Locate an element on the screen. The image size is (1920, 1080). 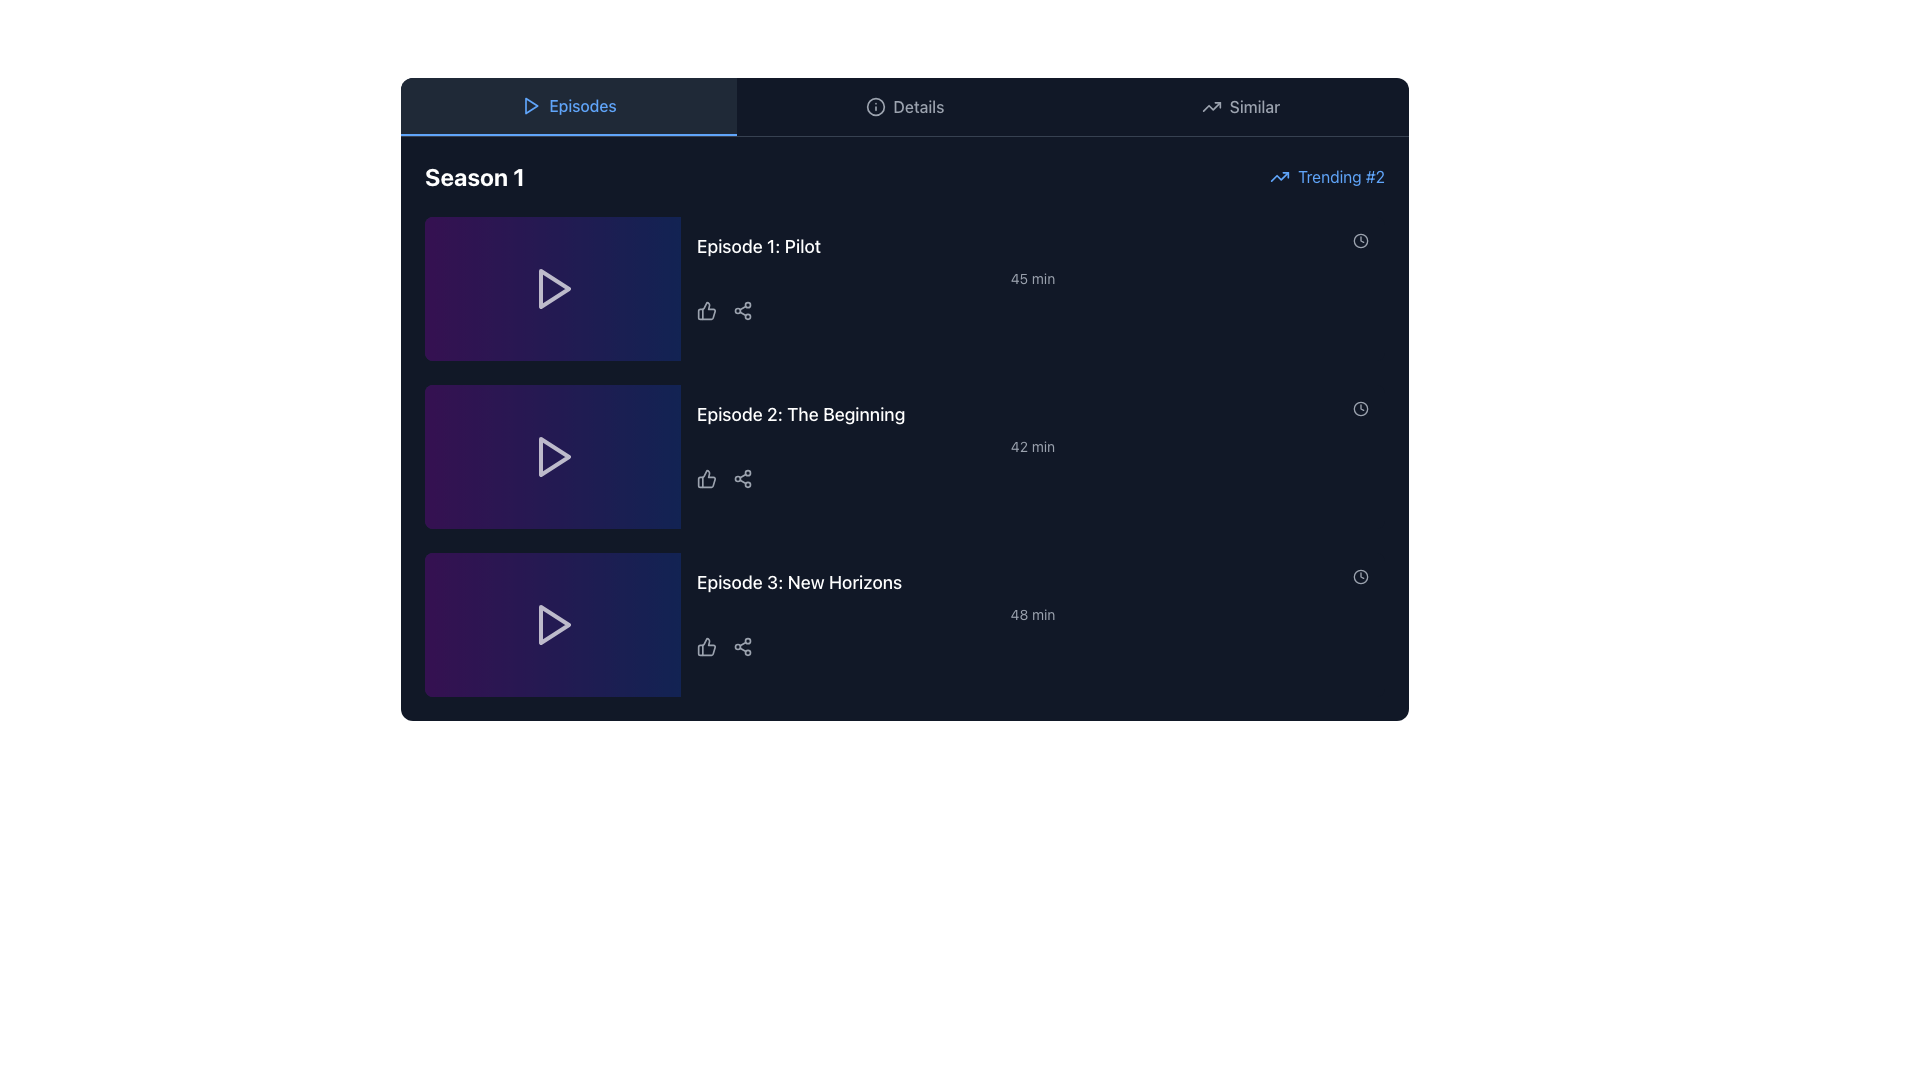
the Text label that indicates the duration of the episode, located in the second episode listing under 'Season 1', adjacent to 'Episode 2: The Beginning' is located at coordinates (1032, 446).